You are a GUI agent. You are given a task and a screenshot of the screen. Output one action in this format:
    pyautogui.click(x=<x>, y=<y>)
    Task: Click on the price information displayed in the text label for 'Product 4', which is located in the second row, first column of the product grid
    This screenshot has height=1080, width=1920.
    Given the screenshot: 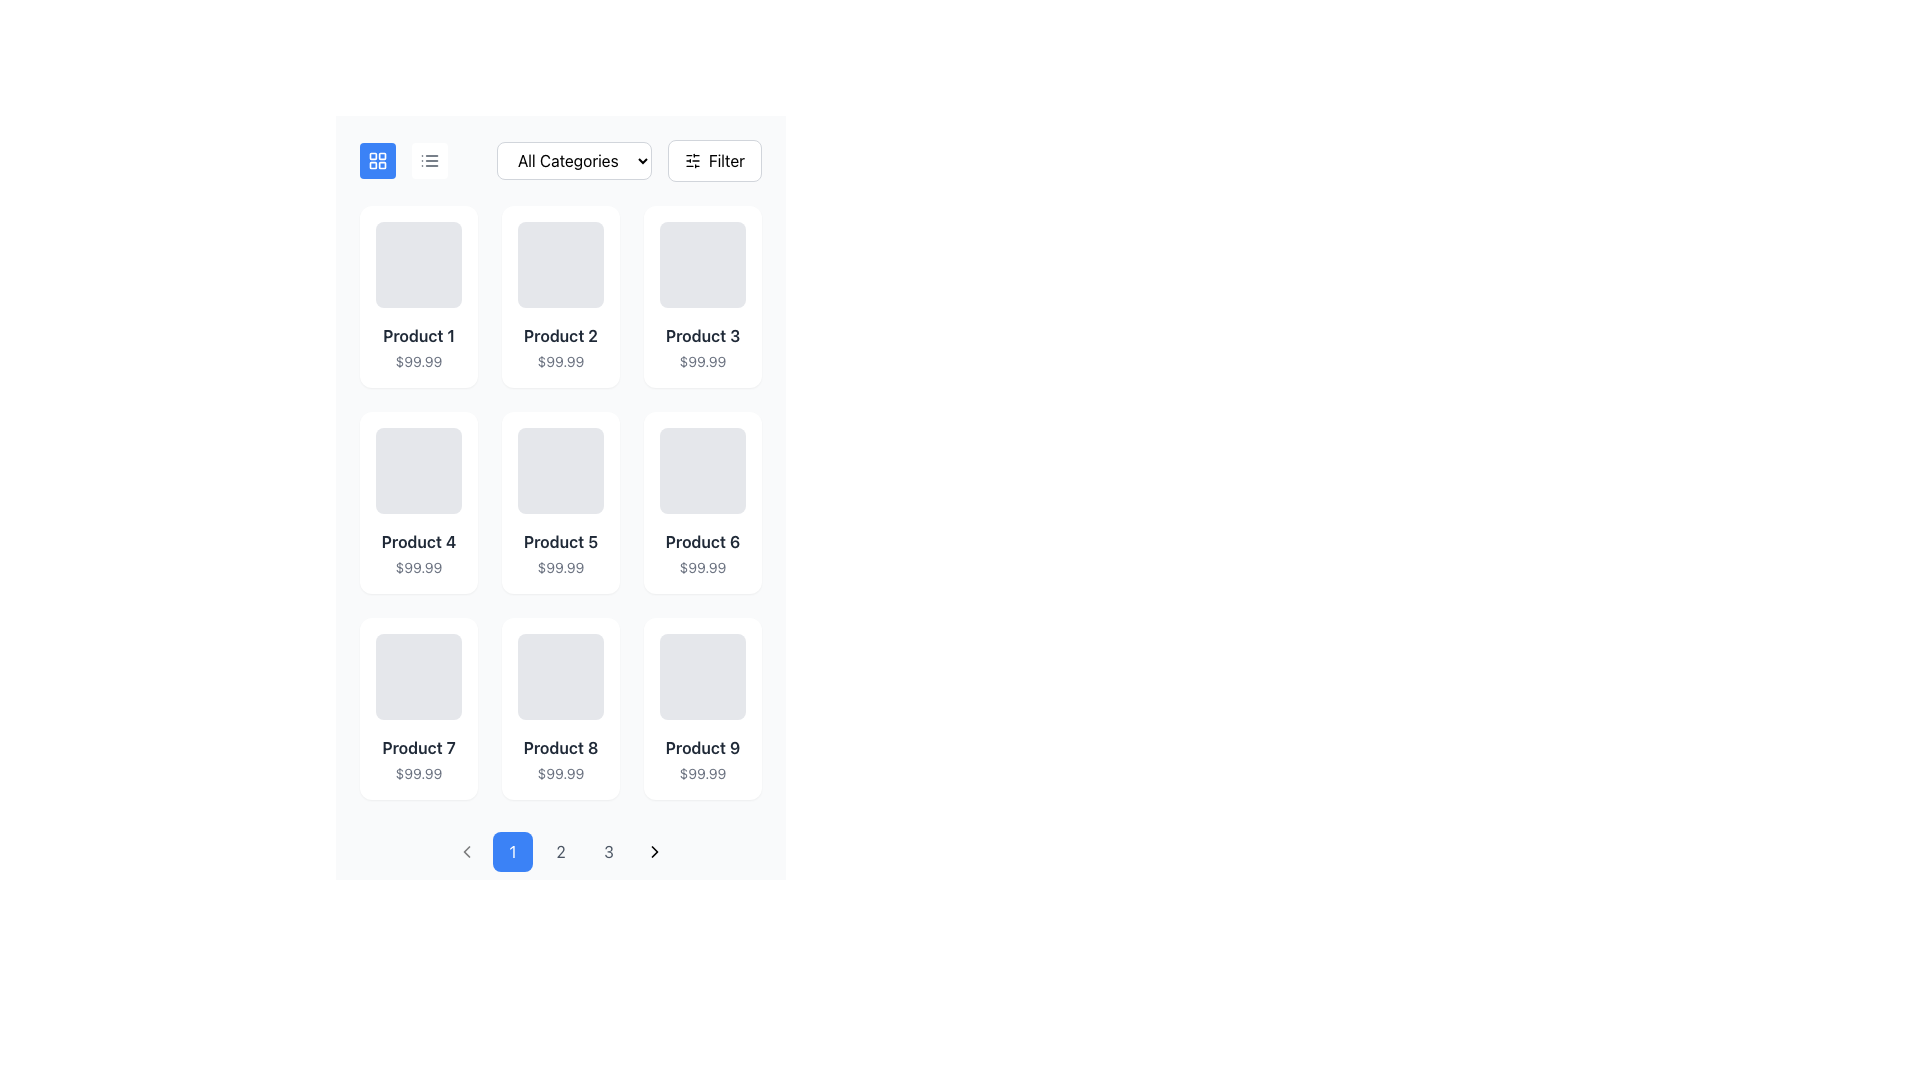 What is the action you would take?
    pyautogui.click(x=417, y=567)
    